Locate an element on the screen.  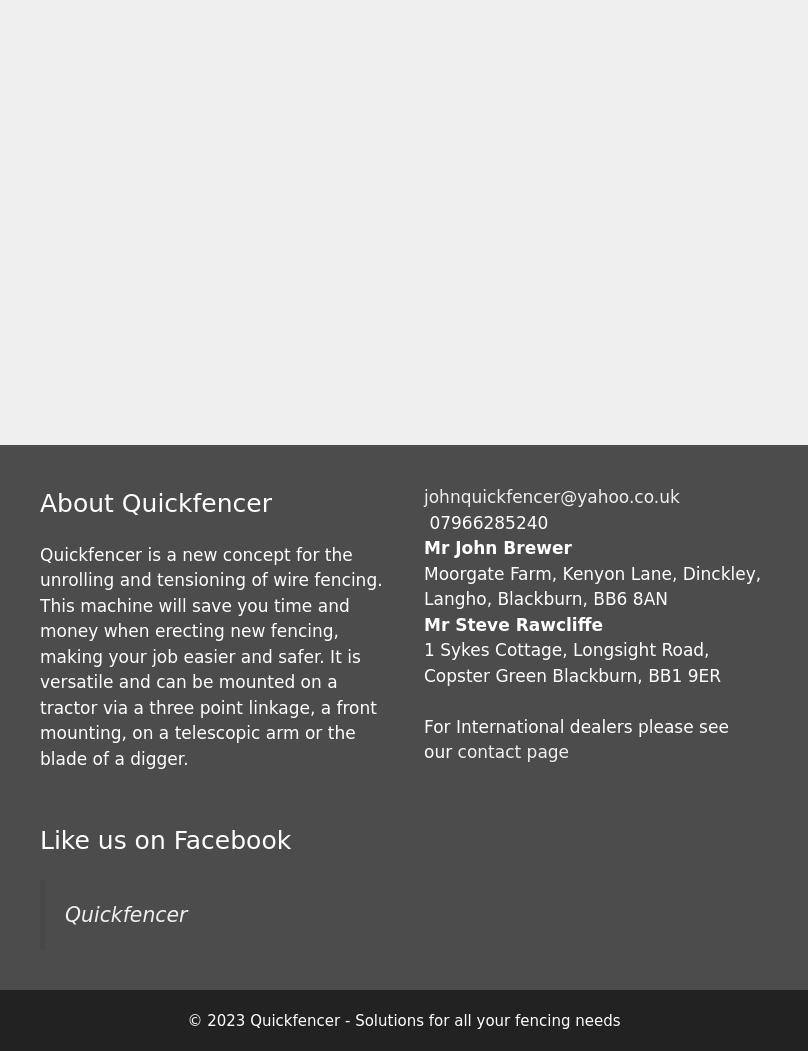
'07966285240' is located at coordinates (424, 522).